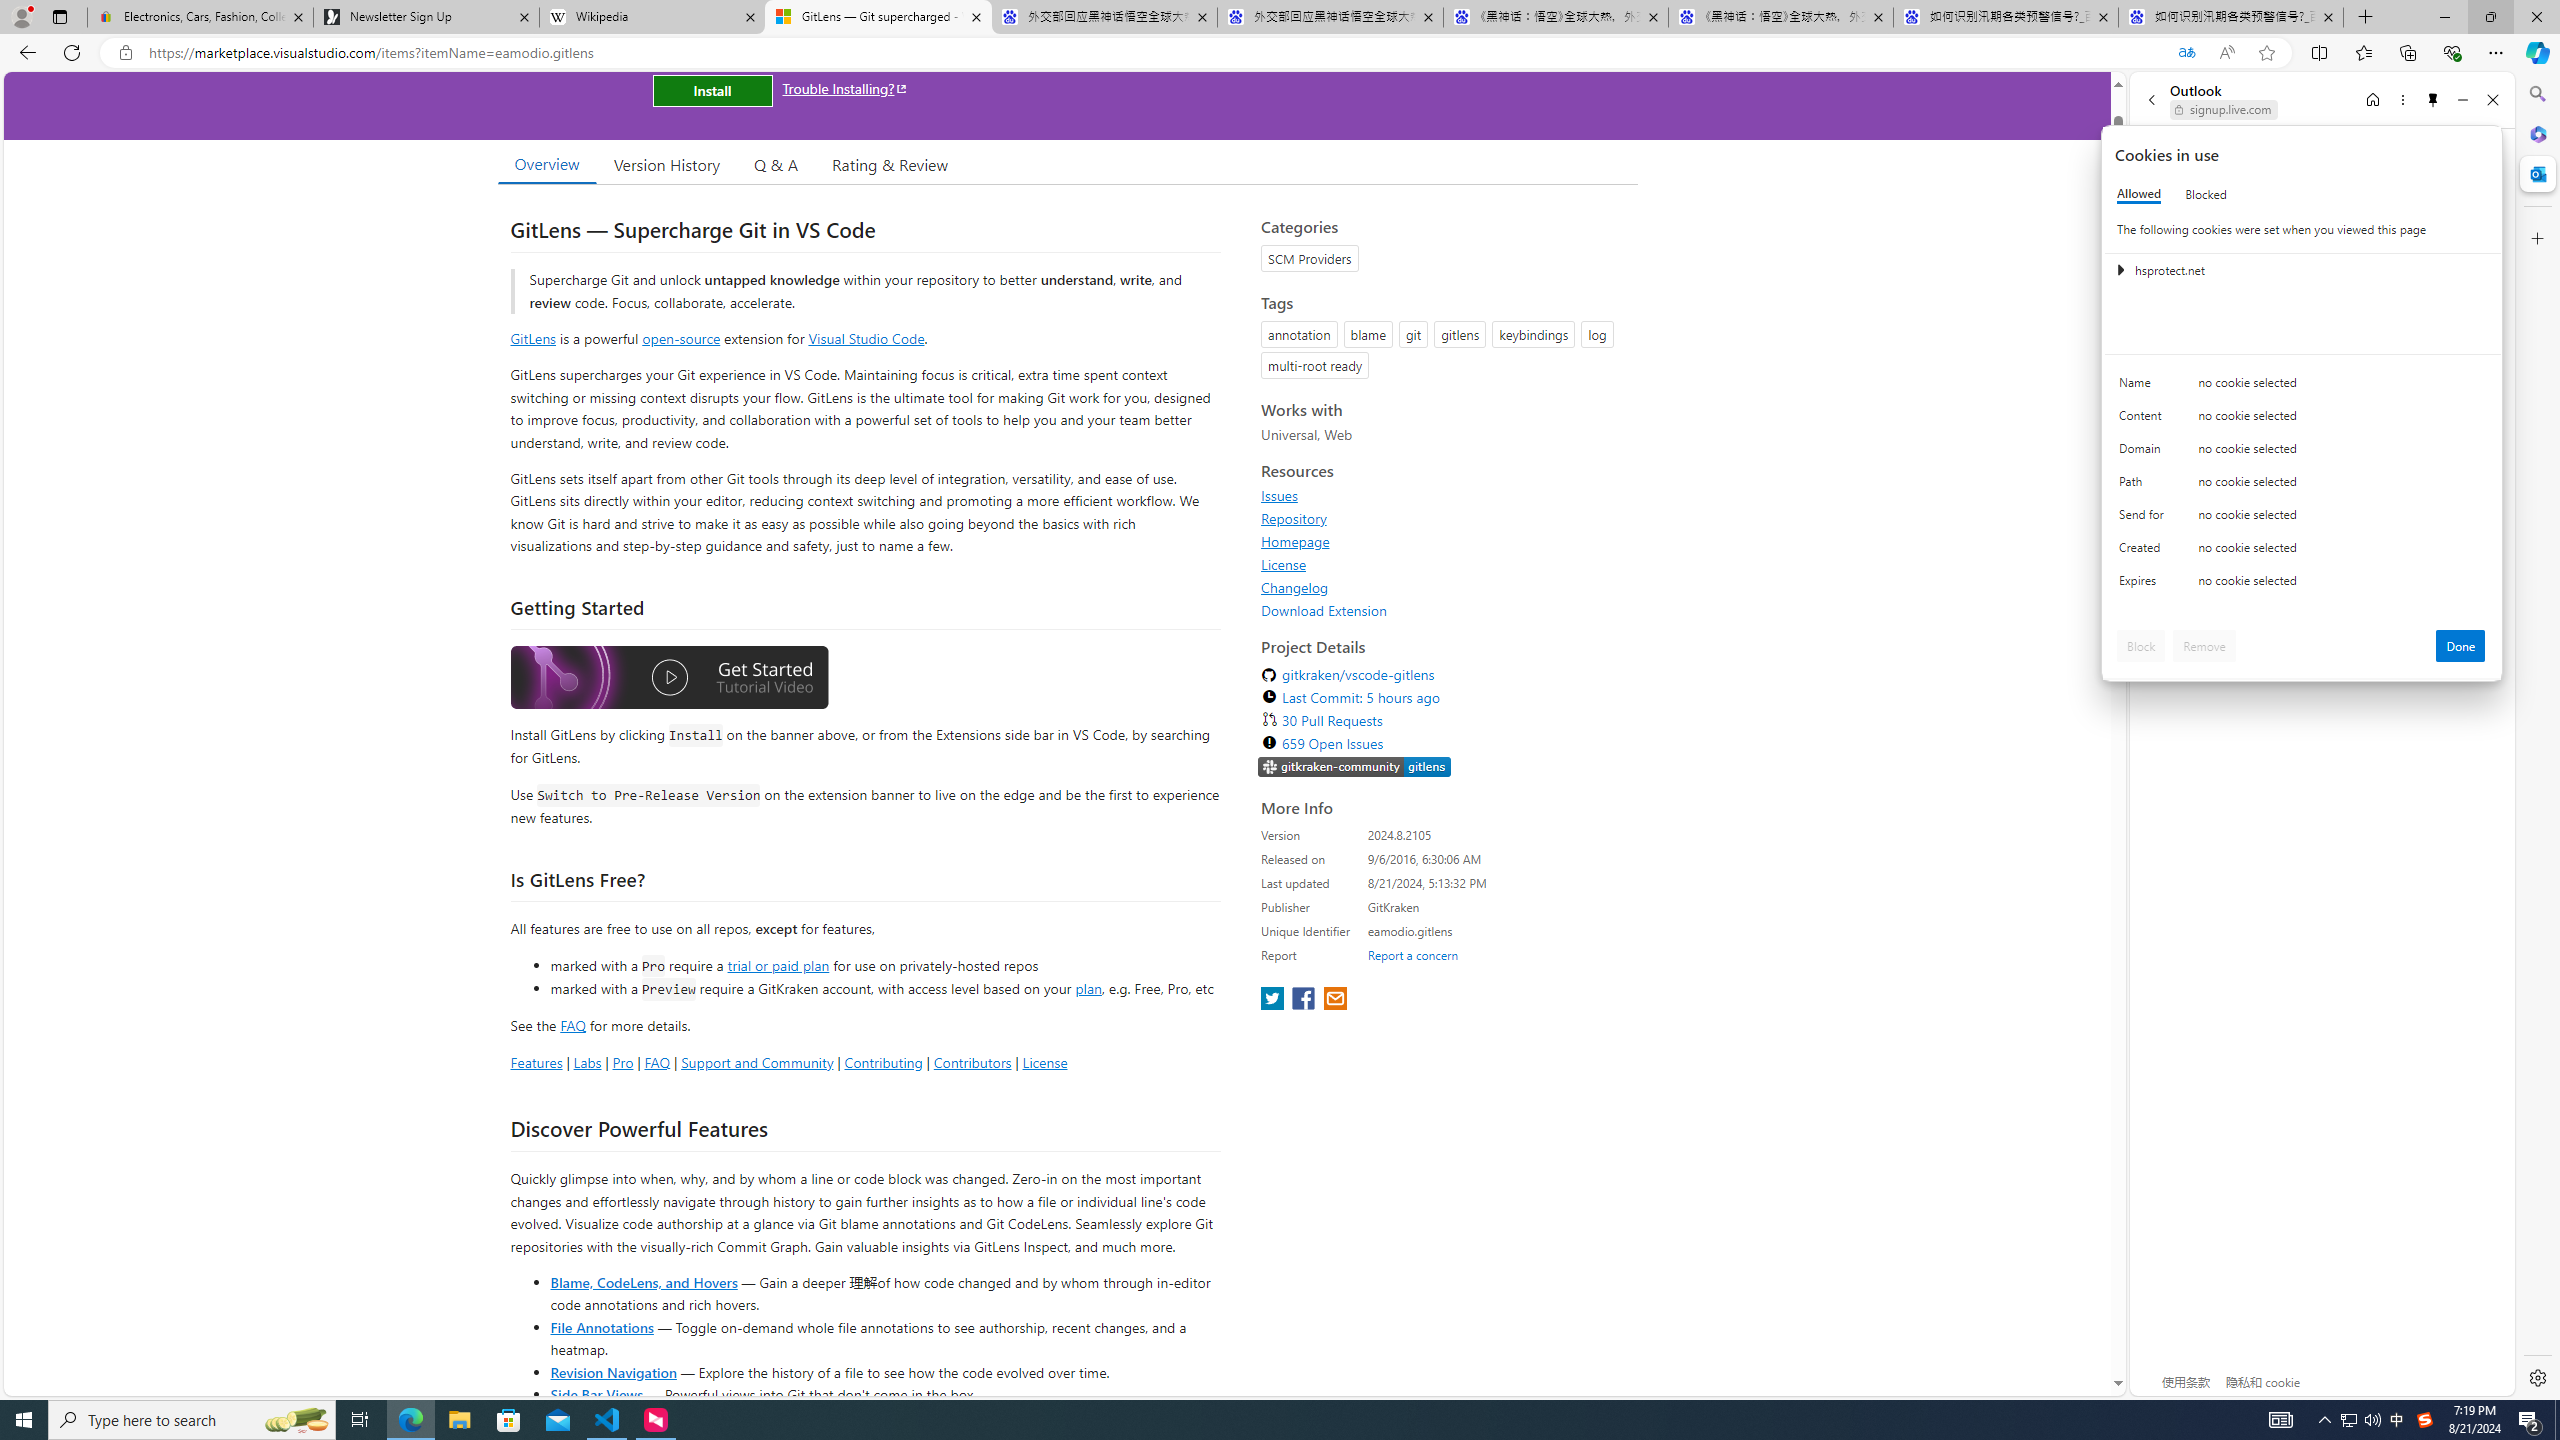 The width and height of the screenshot is (2560, 1440). Describe the element at coordinates (2204, 646) in the screenshot. I see `'Remove'` at that location.